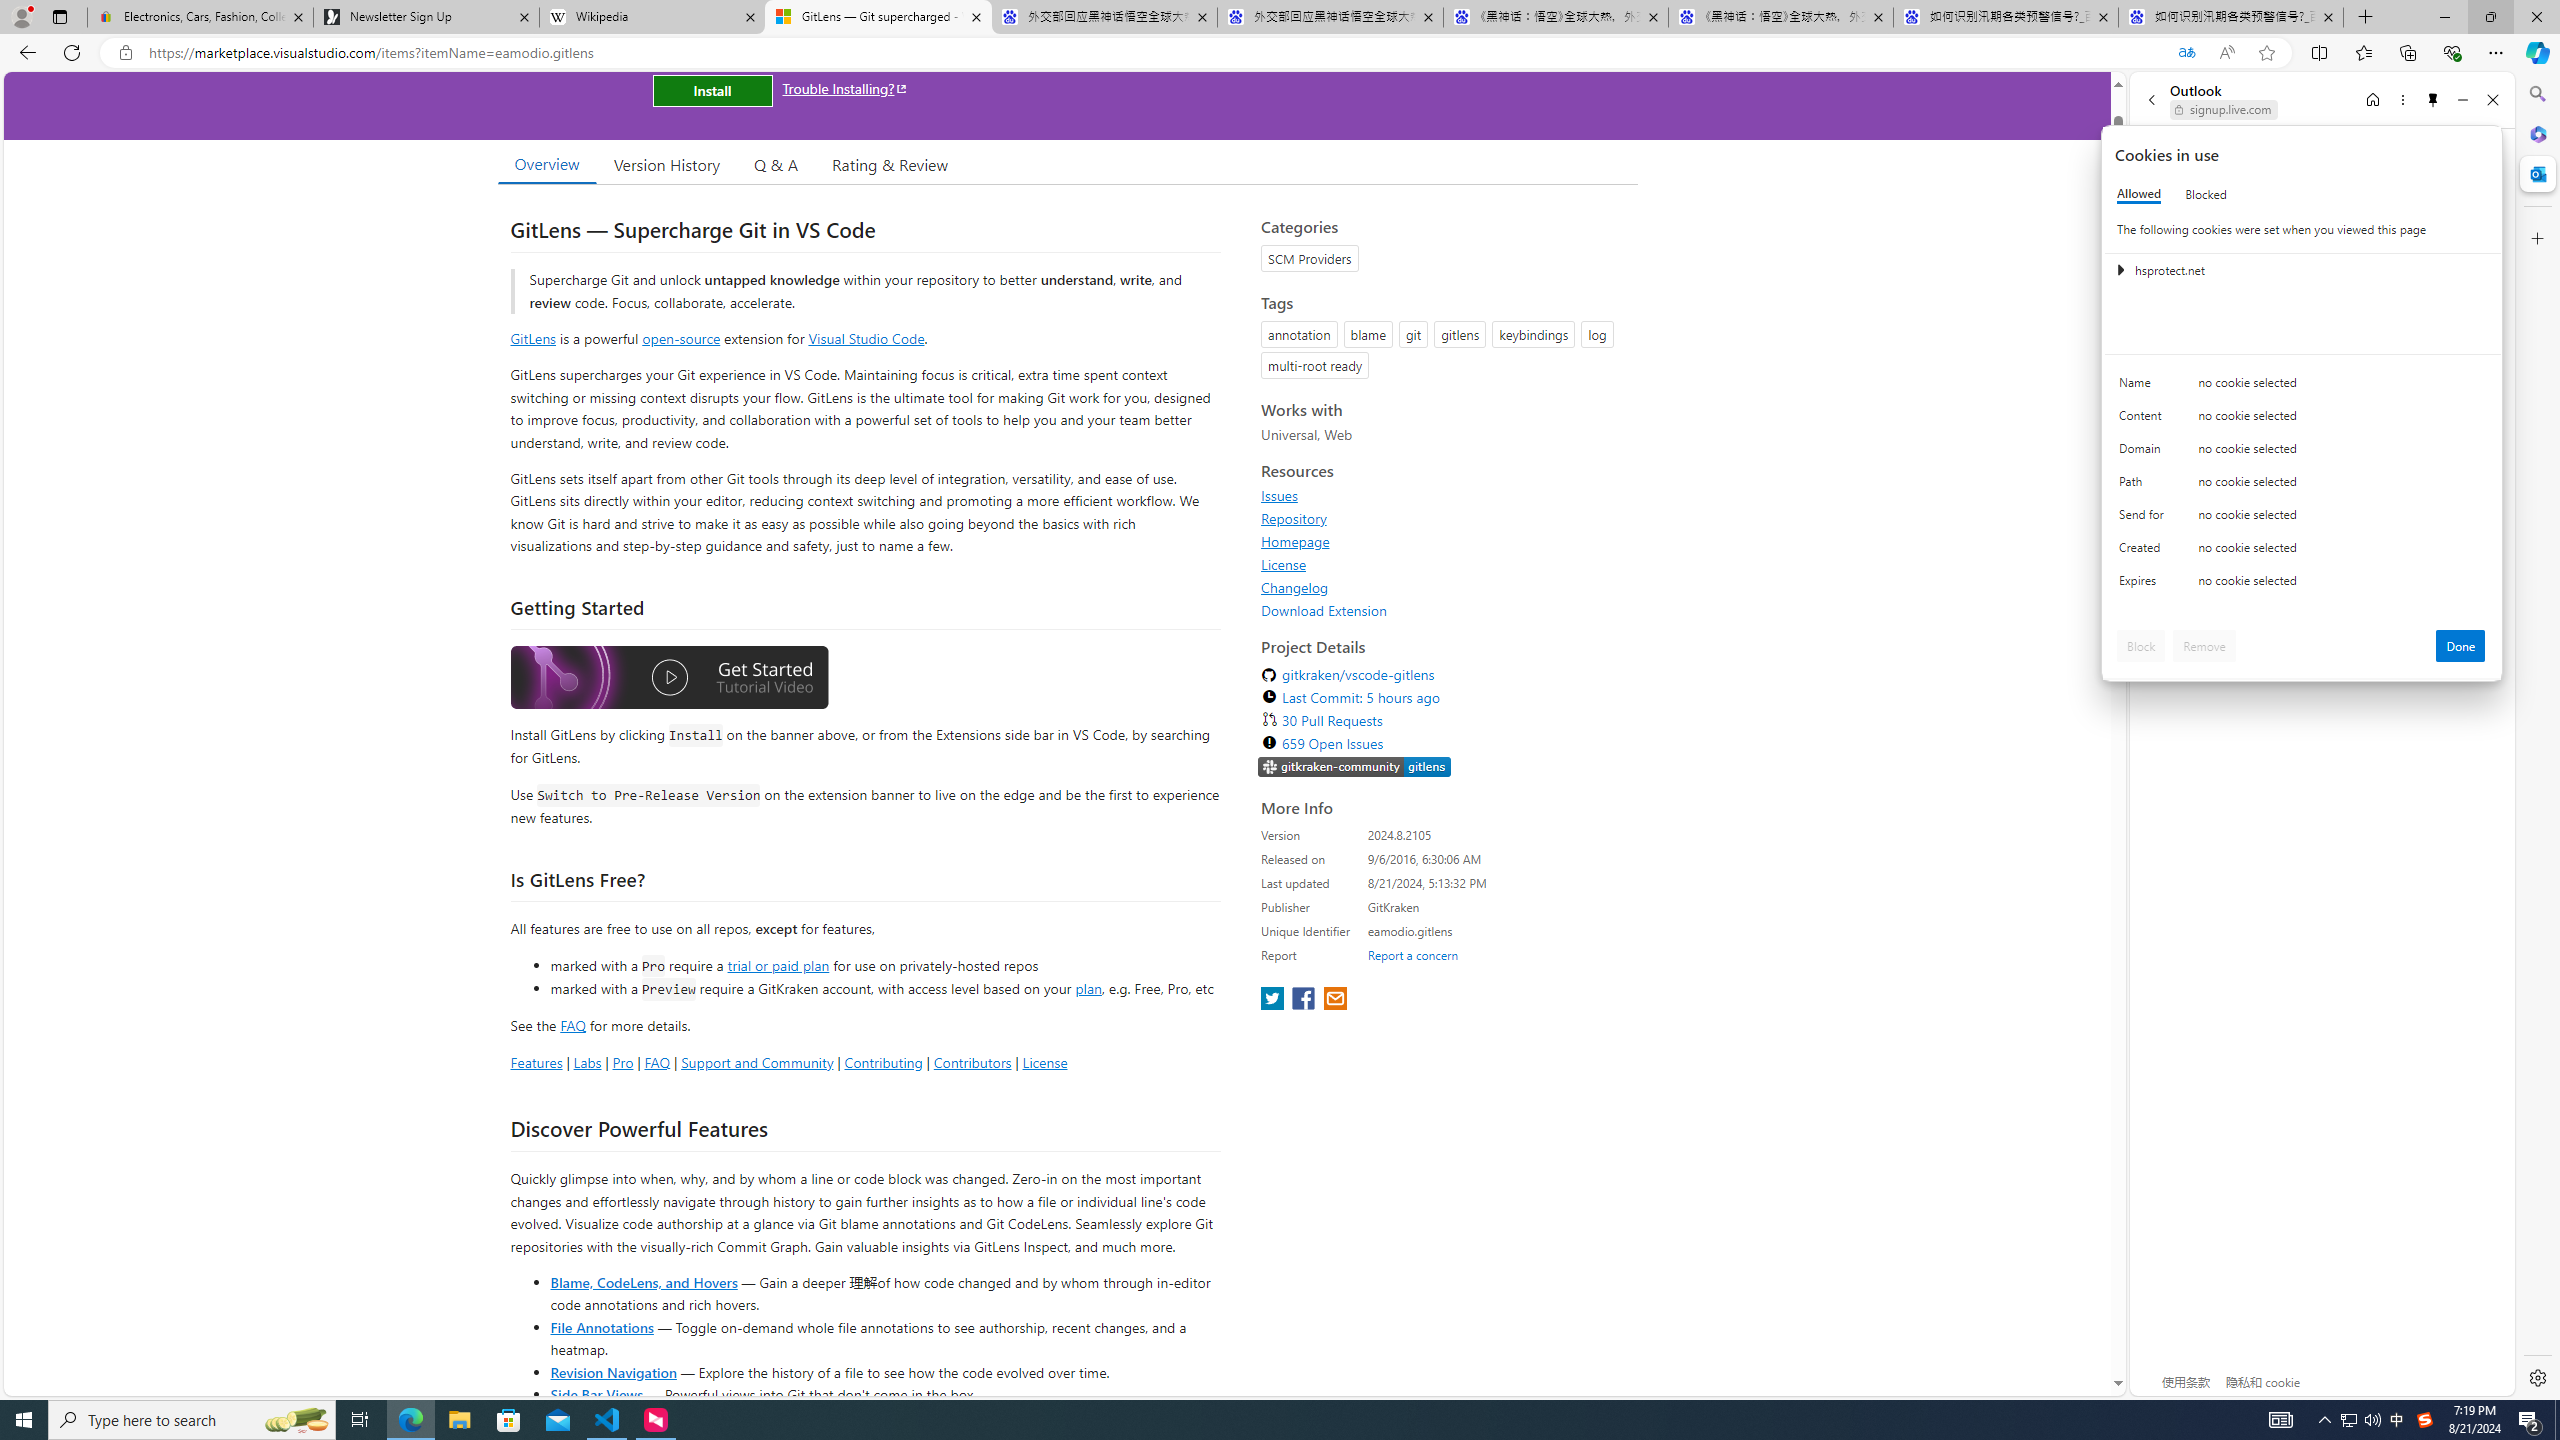 The width and height of the screenshot is (2560, 1440). Describe the element at coordinates (2204, 646) in the screenshot. I see `'Remove'` at that location.